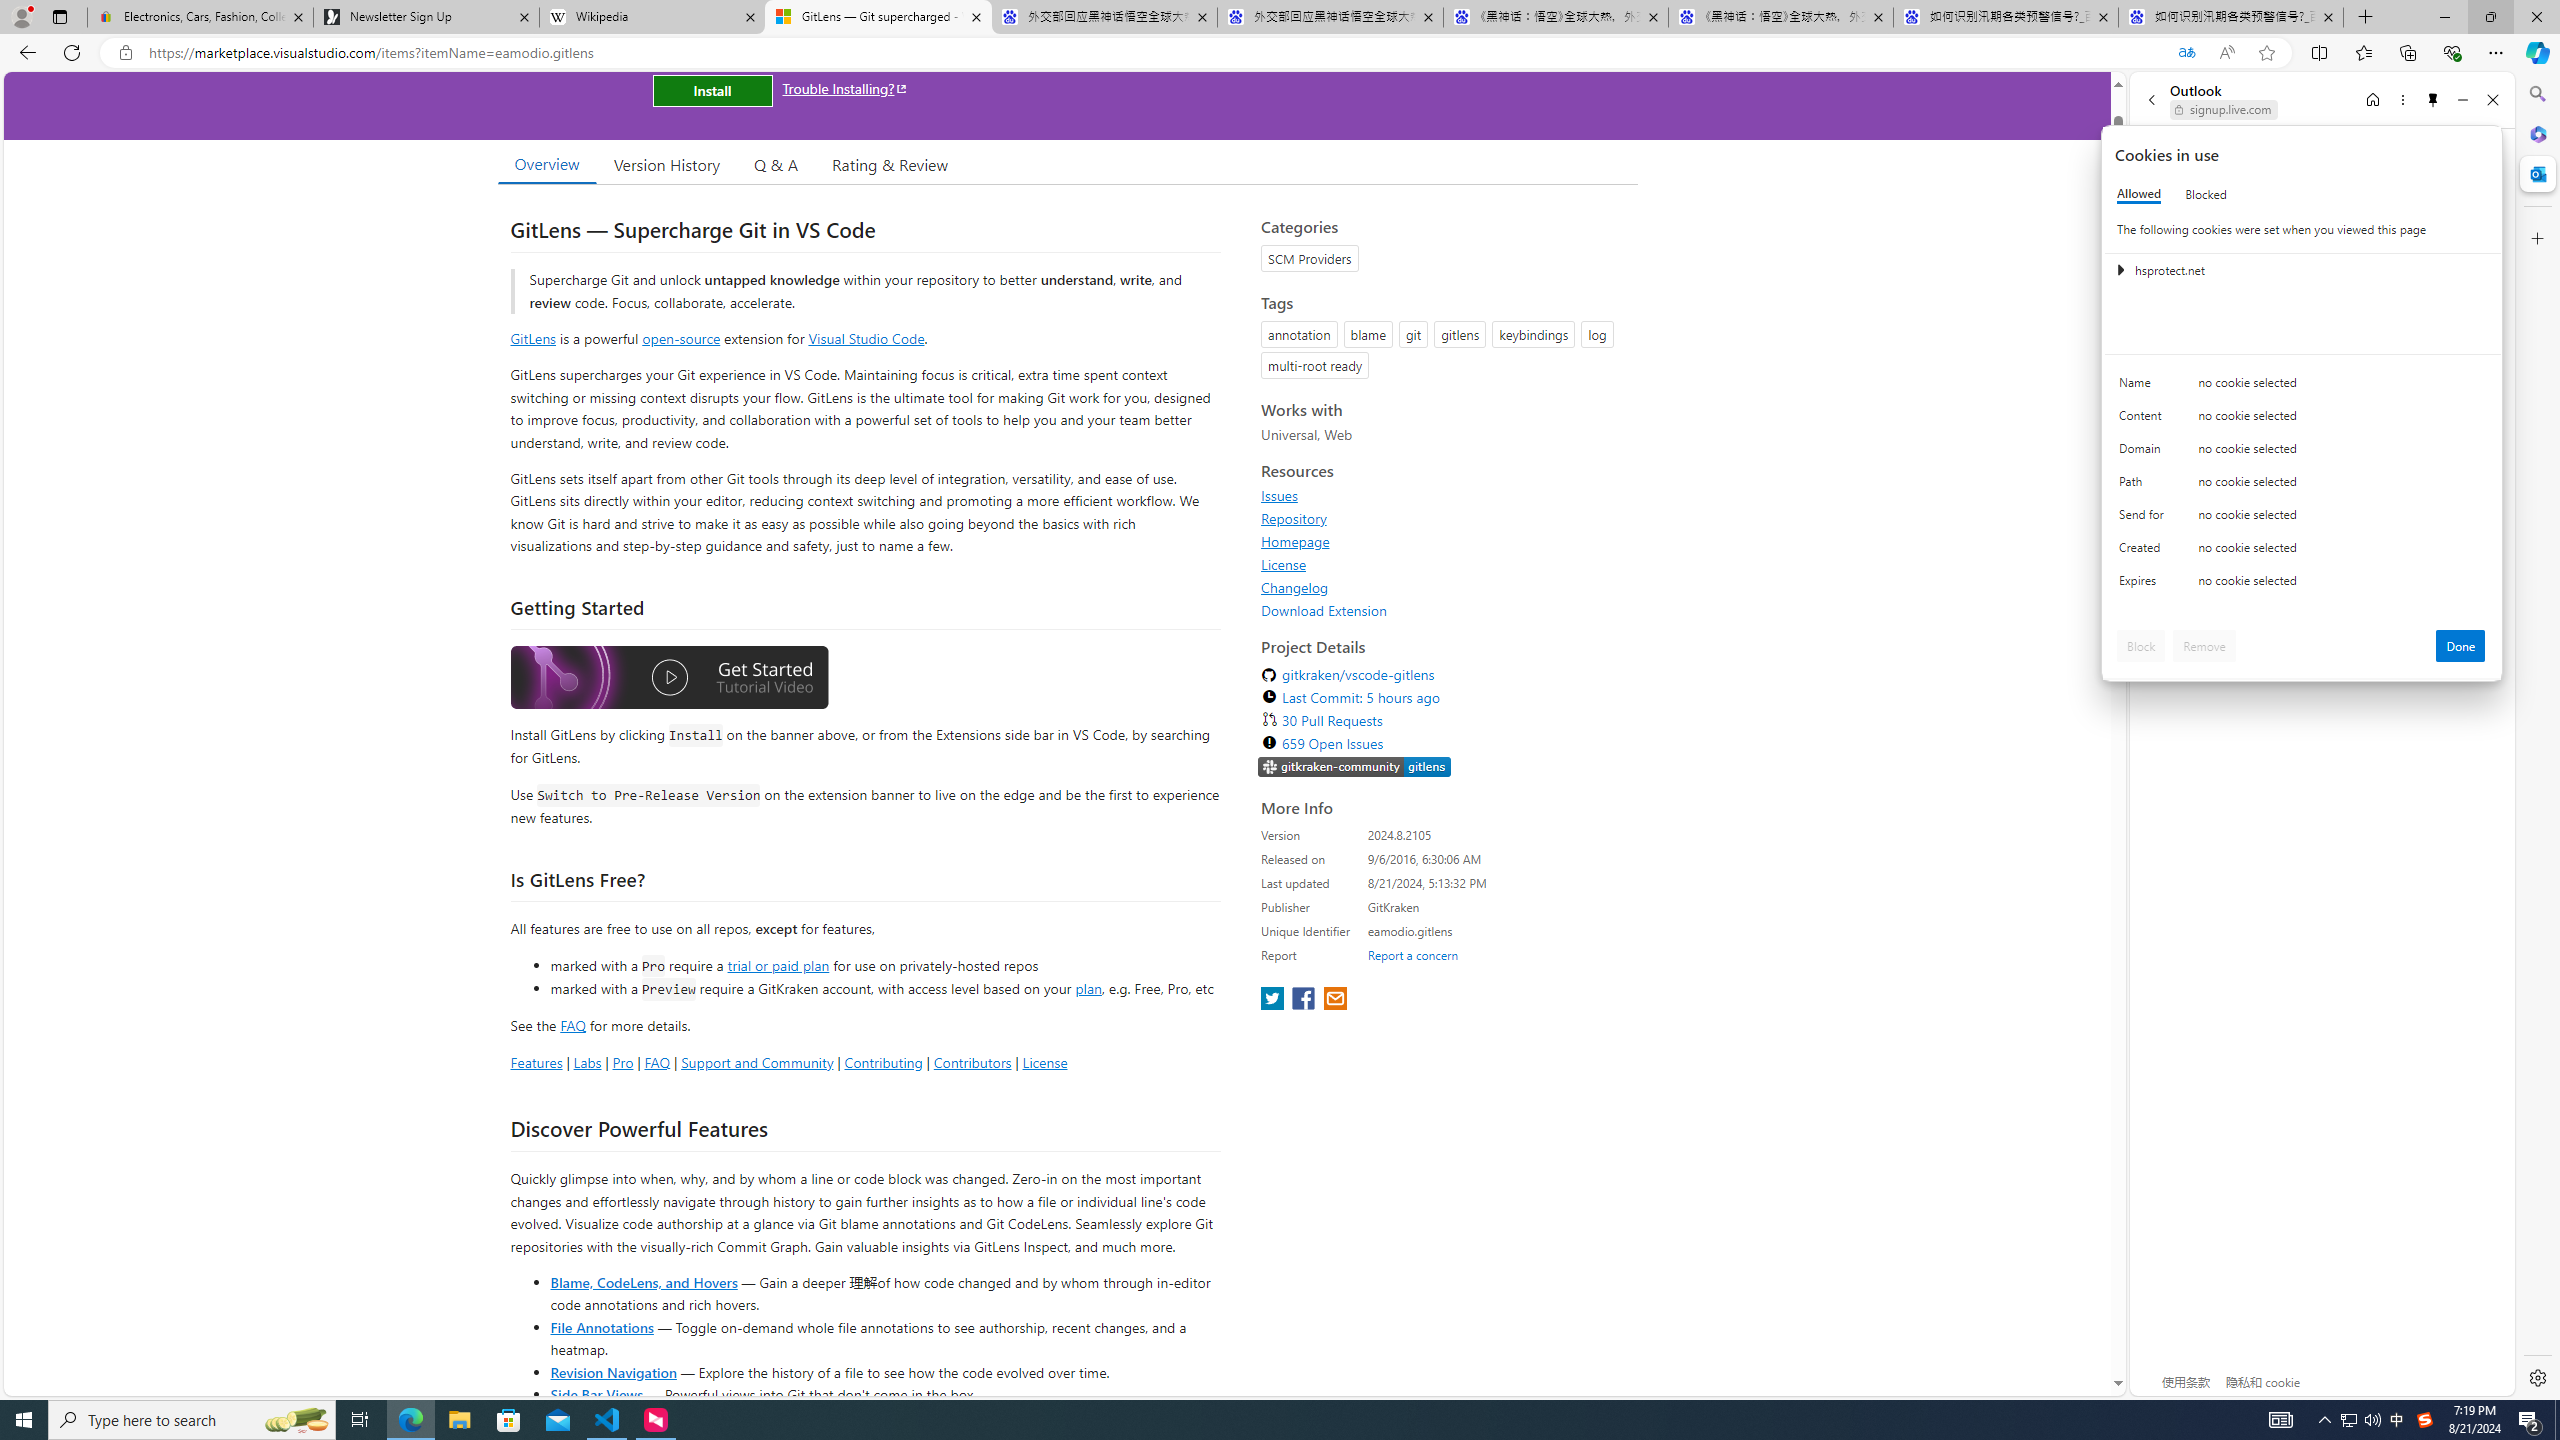 The width and height of the screenshot is (2560, 1440). Describe the element at coordinates (2204, 646) in the screenshot. I see `'Remove'` at that location.